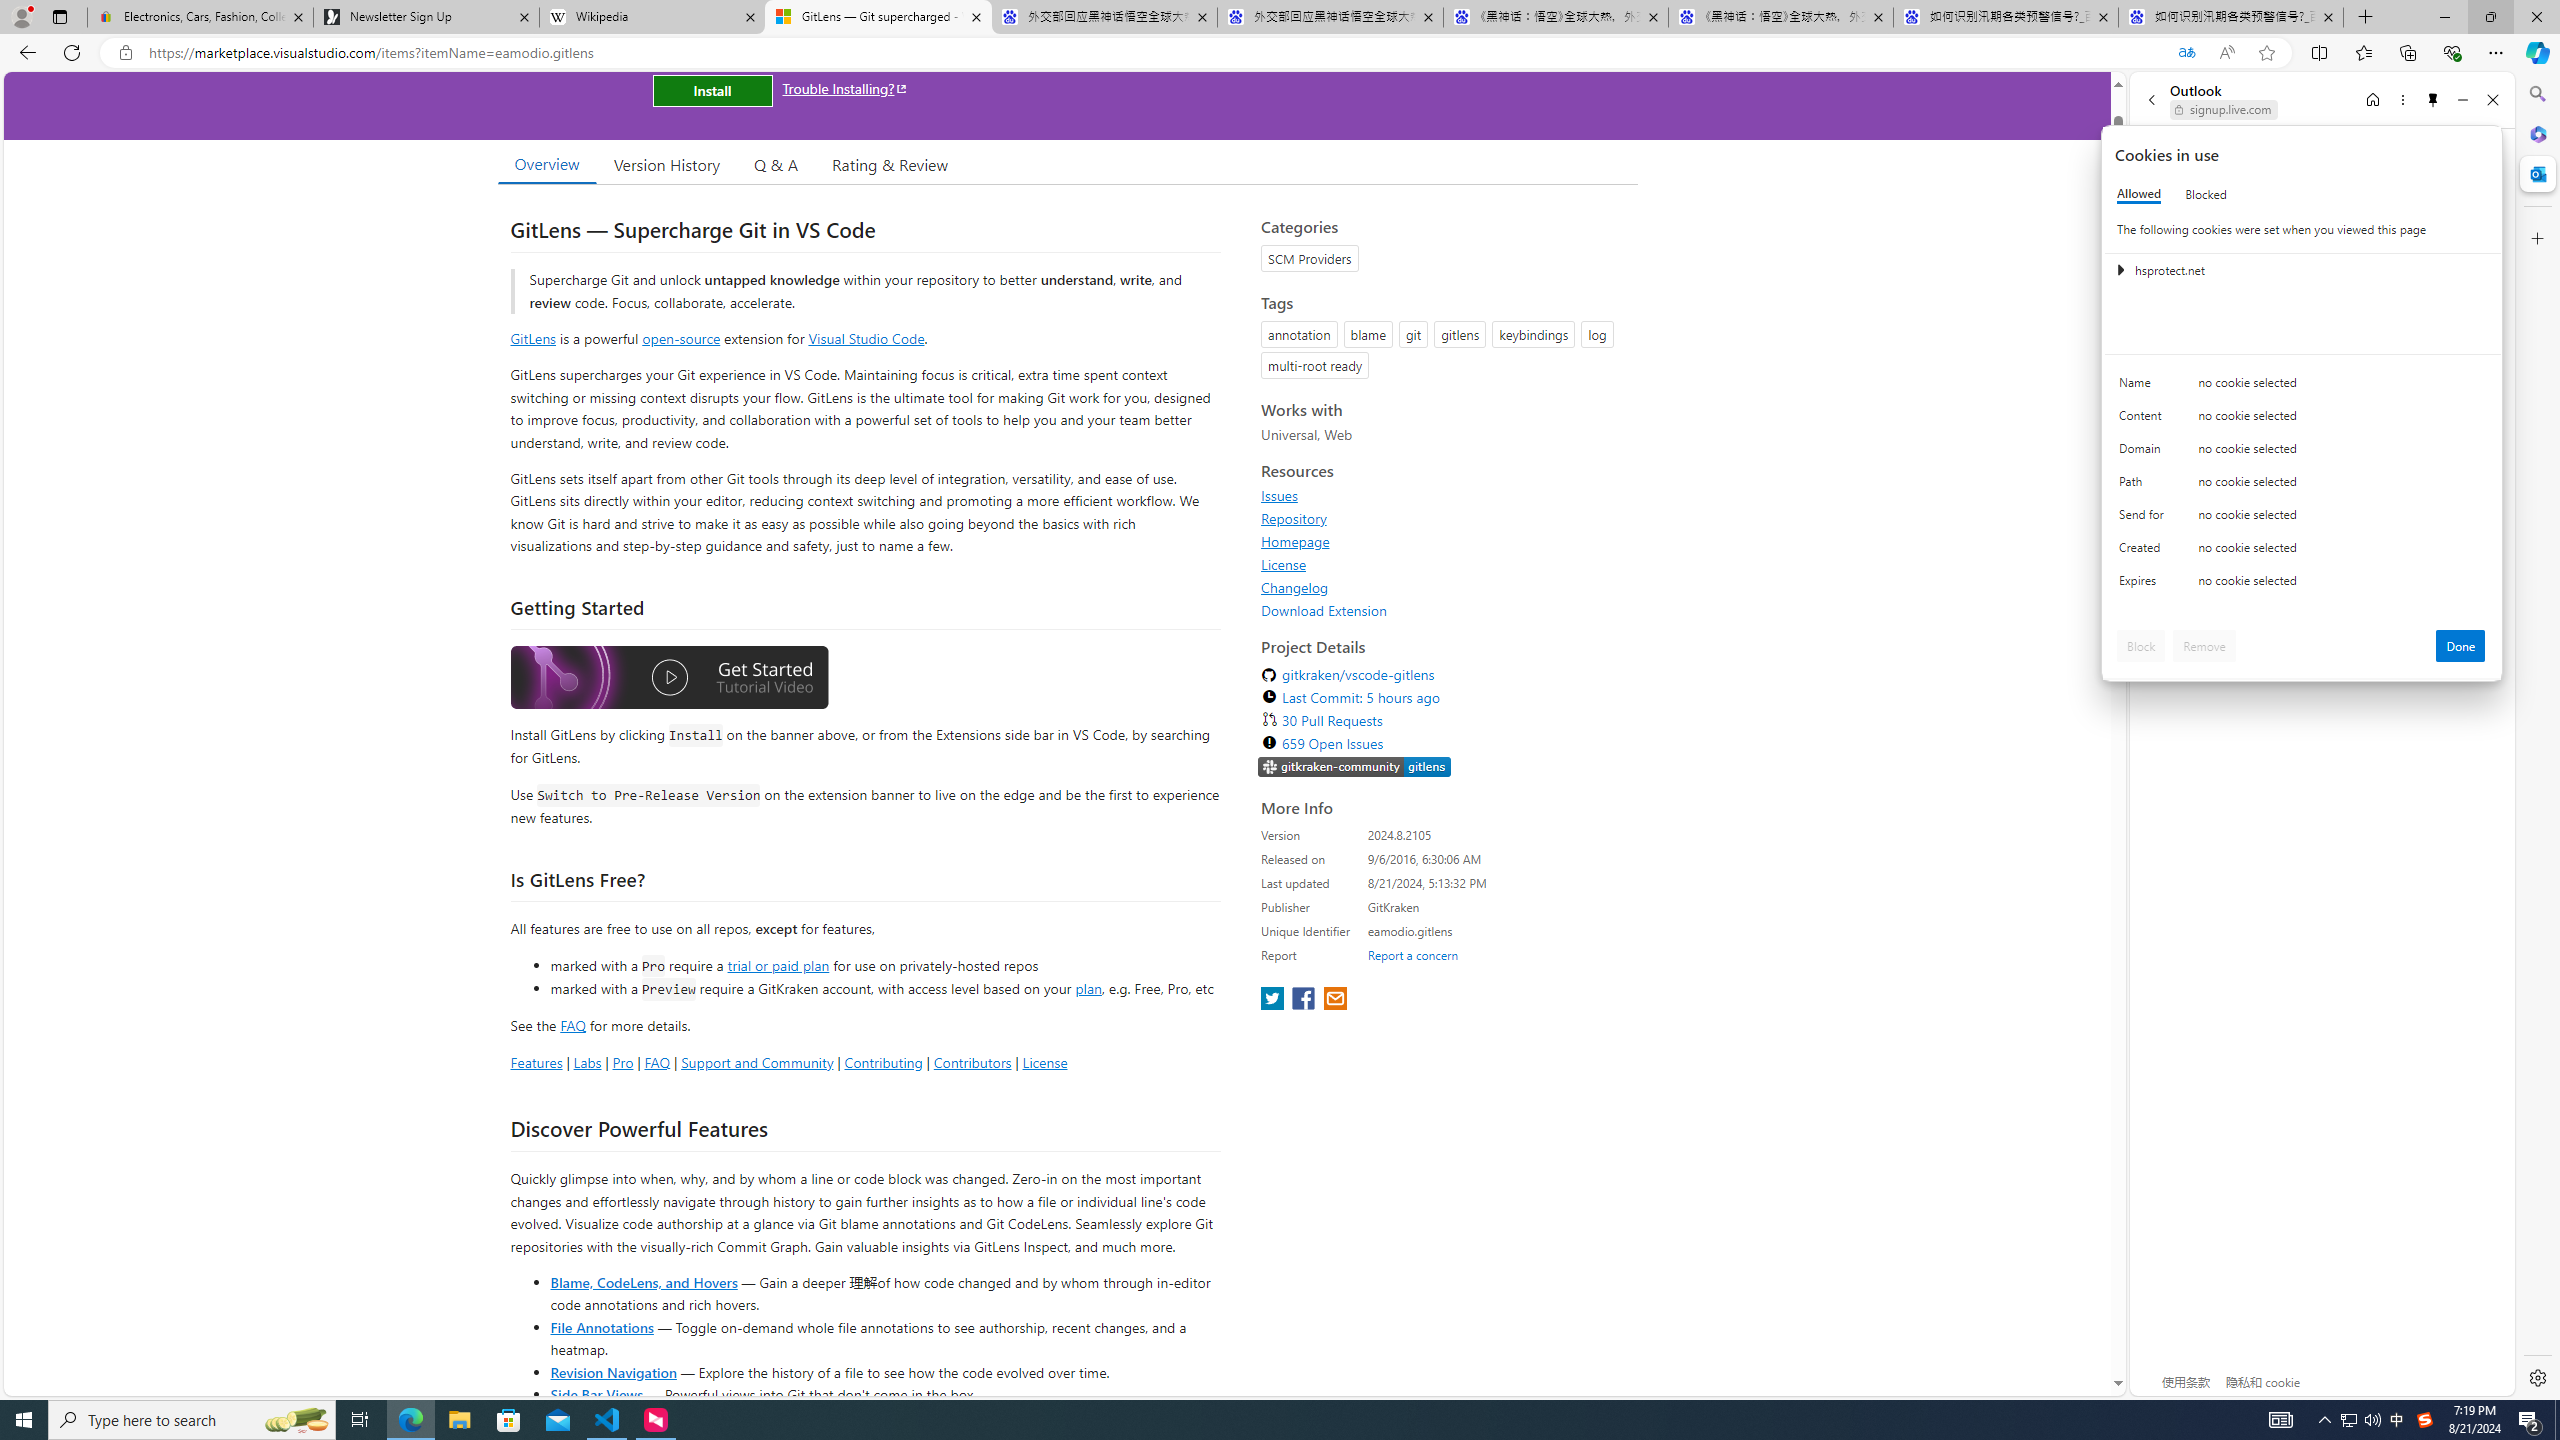 The width and height of the screenshot is (2560, 1440). Describe the element at coordinates (2204, 646) in the screenshot. I see `'Remove'` at that location.